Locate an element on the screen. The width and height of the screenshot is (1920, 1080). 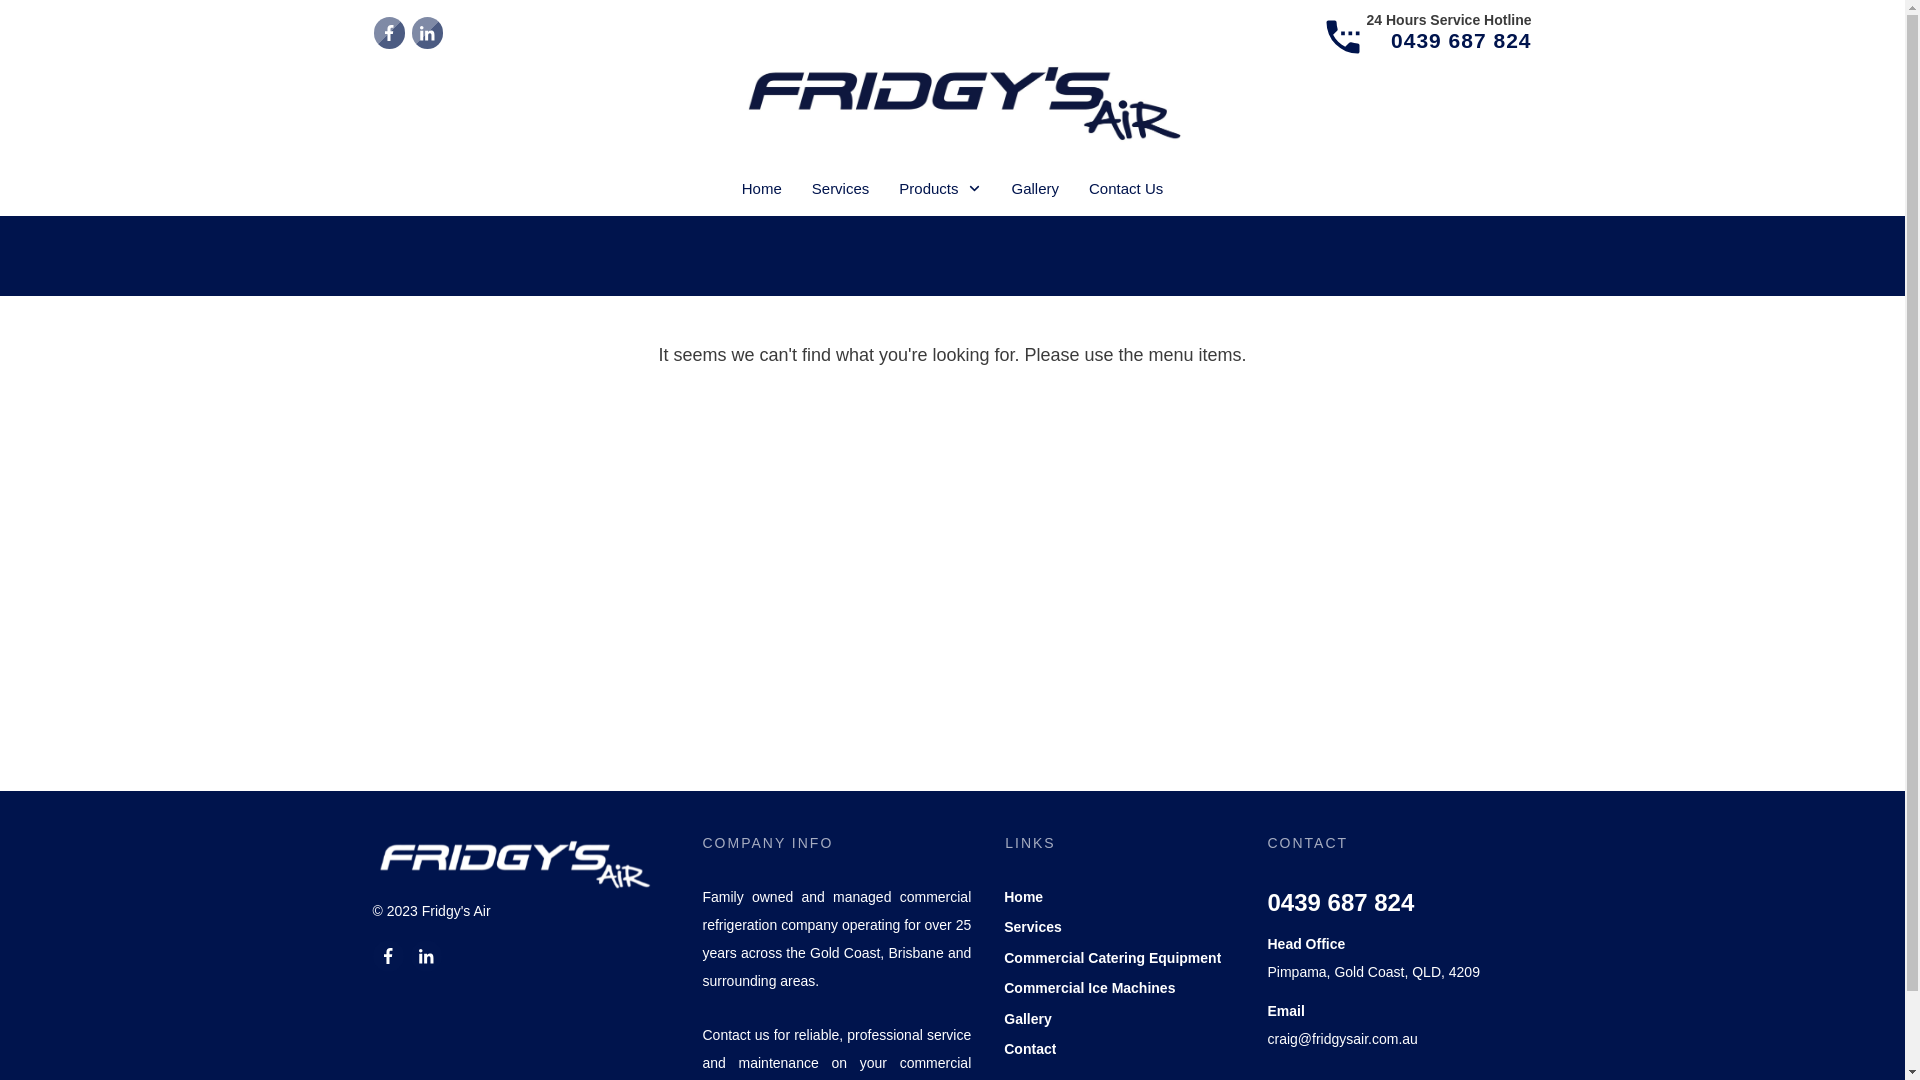
'Gallery' is located at coordinates (1036, 189).